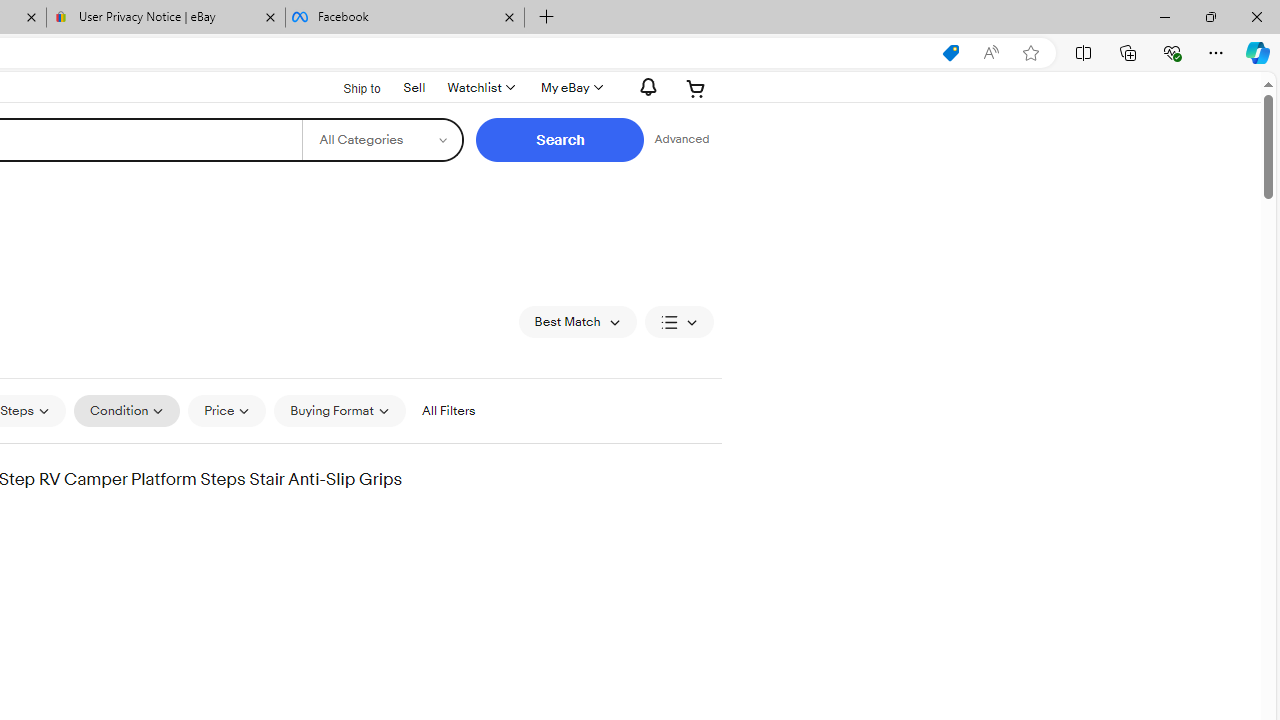  What do you see at coordinates (696, 87) in the screenshot?
I see `'Expand Cart'` at bounding box center [696, 87].